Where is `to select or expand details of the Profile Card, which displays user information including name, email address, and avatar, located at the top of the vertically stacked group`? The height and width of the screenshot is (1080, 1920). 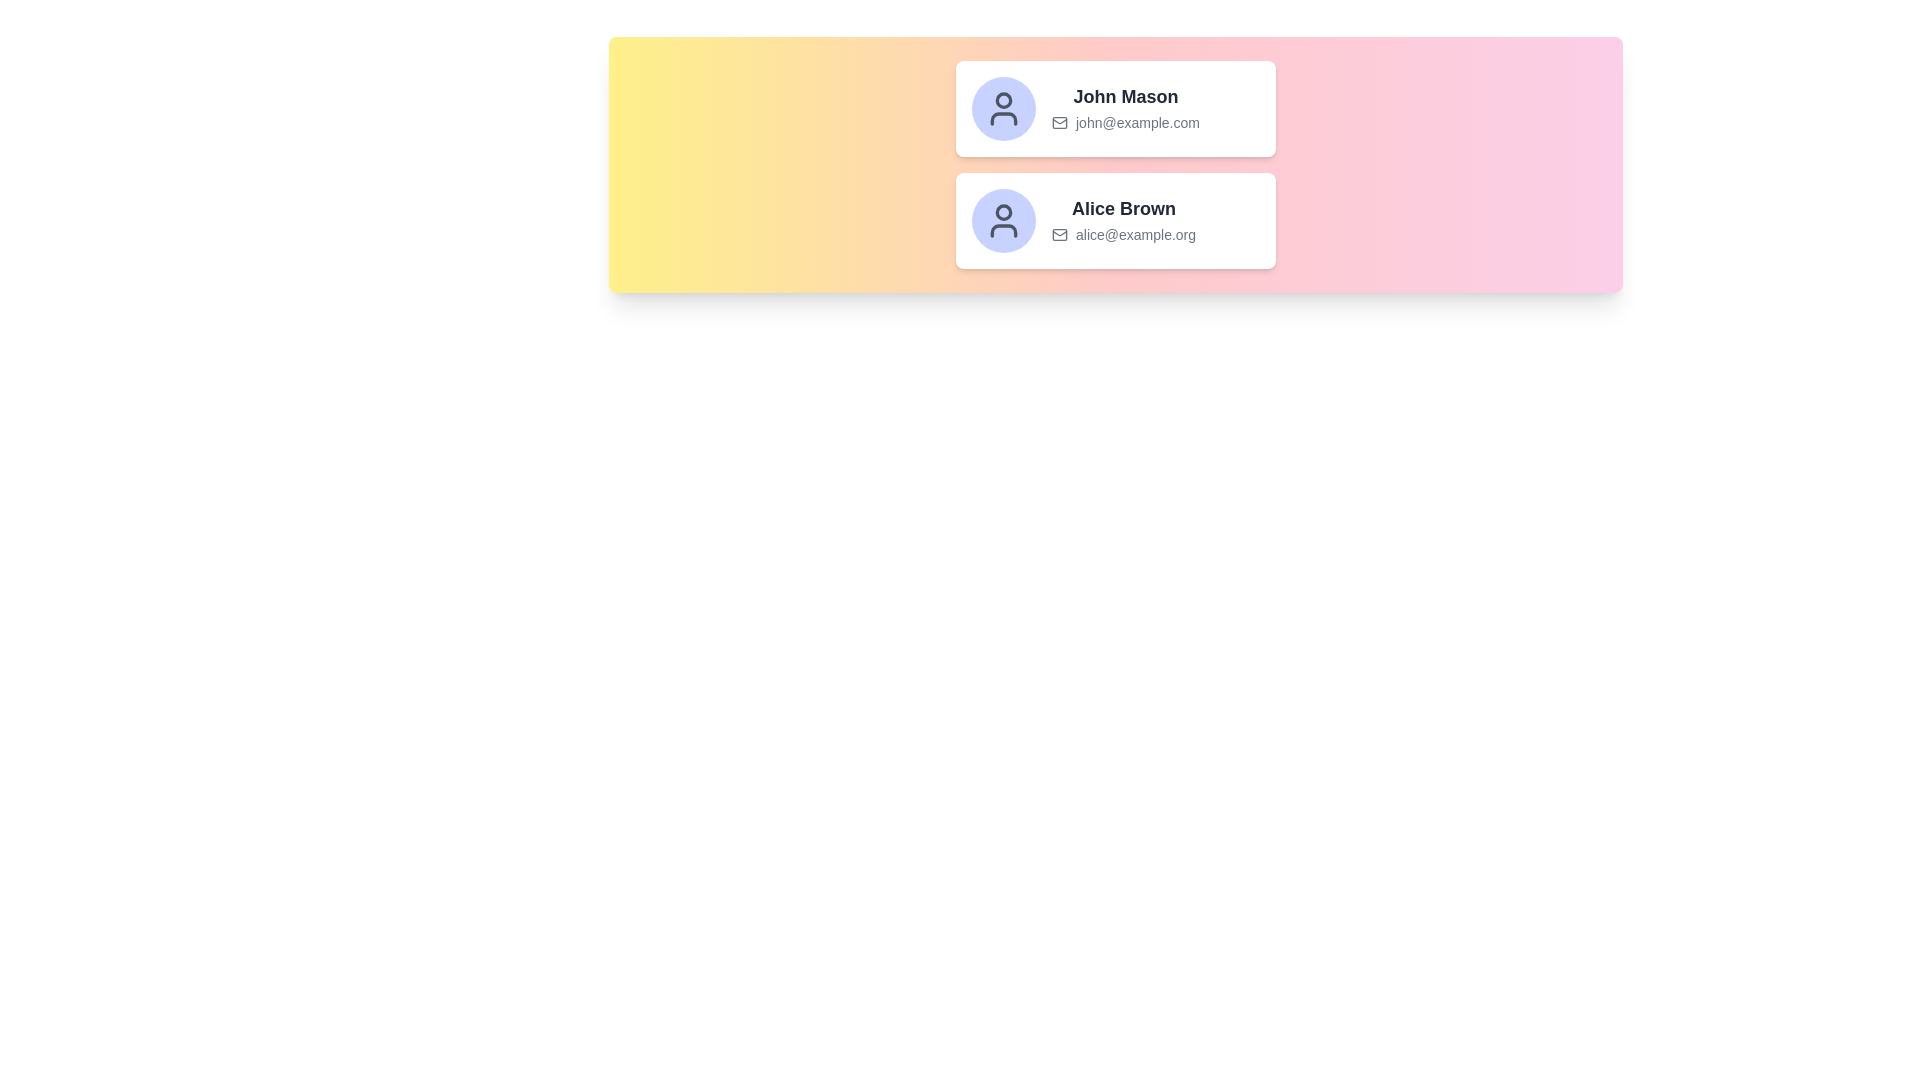 to select or expand details of the Profile Card, which displays user information including name, email address, and avatar, located at the top of the vertically stacked group is located at coordinates (1115, 108).